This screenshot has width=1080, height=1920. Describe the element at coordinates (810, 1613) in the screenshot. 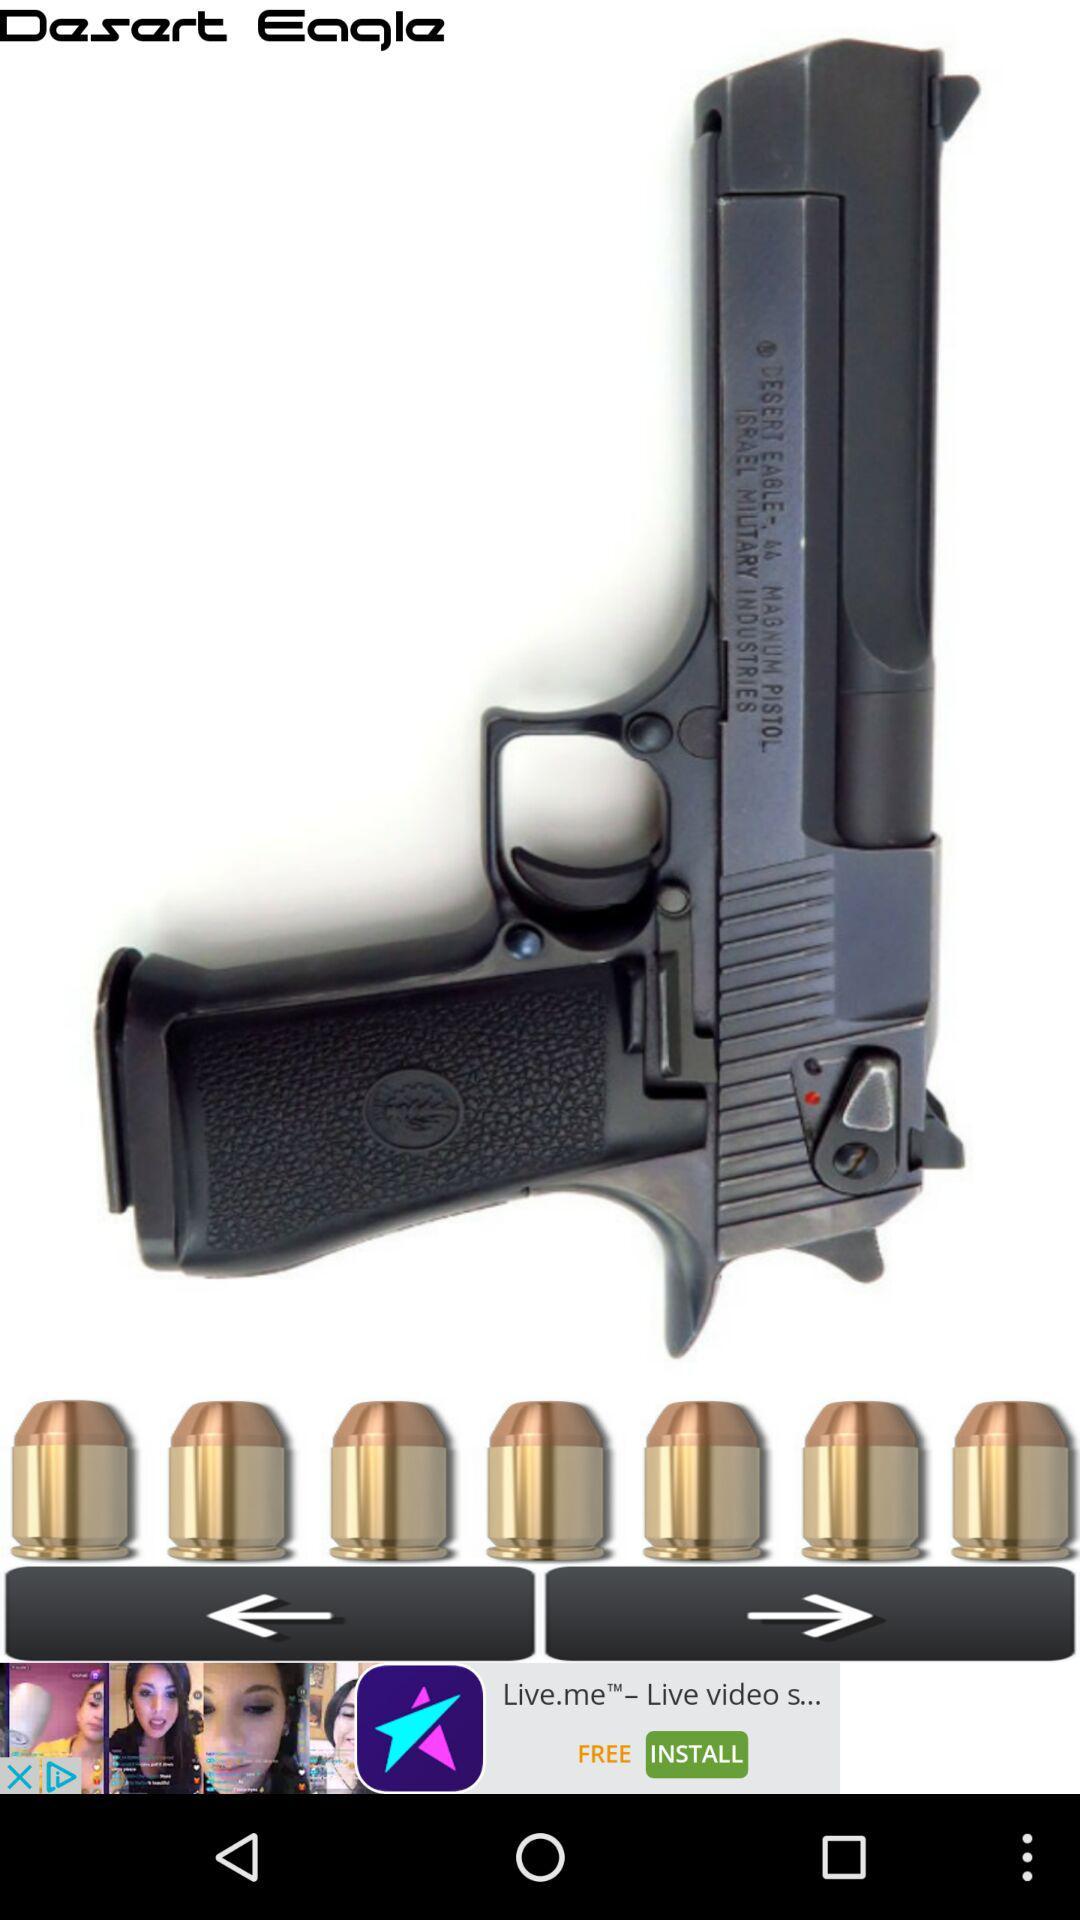

I see `go next` at that location.